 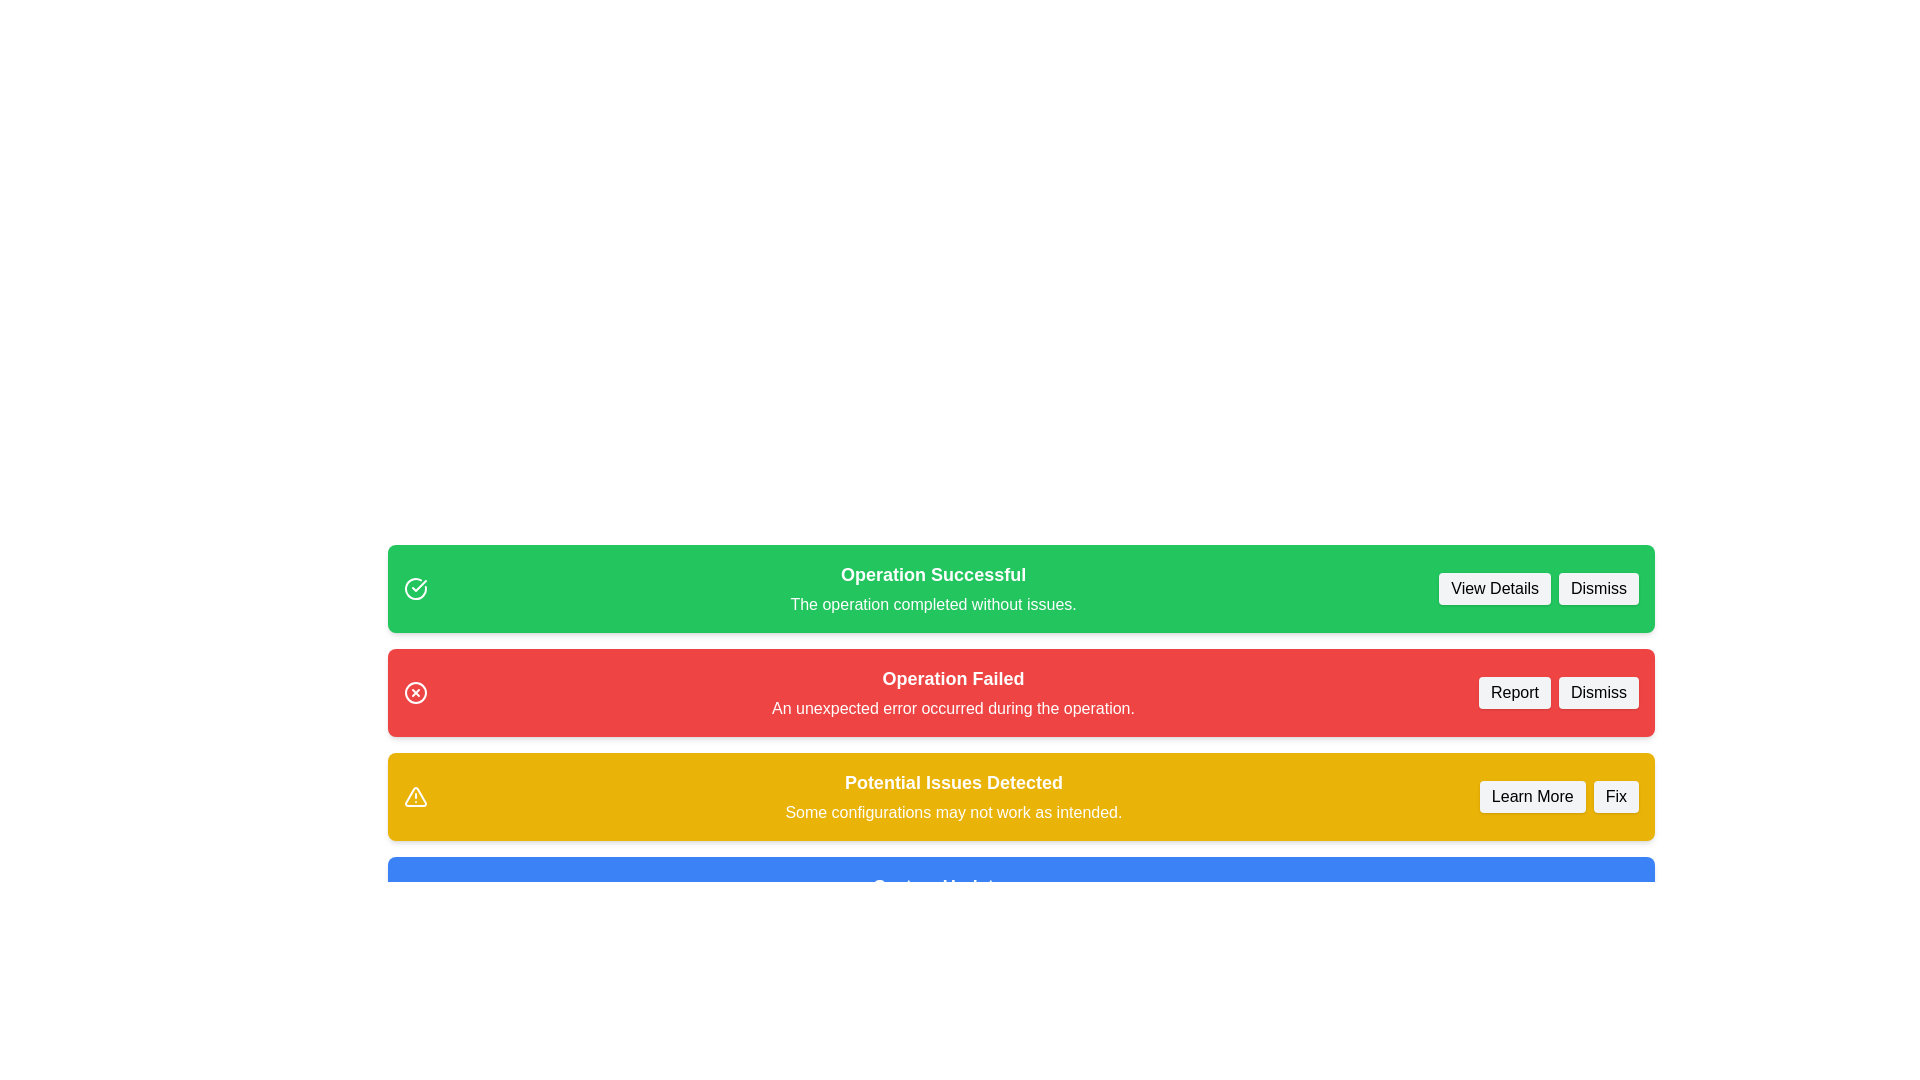 I want to click on the Message or alert content component that displays 'Operation Successful' in bold with a green background, located above the buttons 'View Details' and 'Dismiss', so click(x=932, y=588).